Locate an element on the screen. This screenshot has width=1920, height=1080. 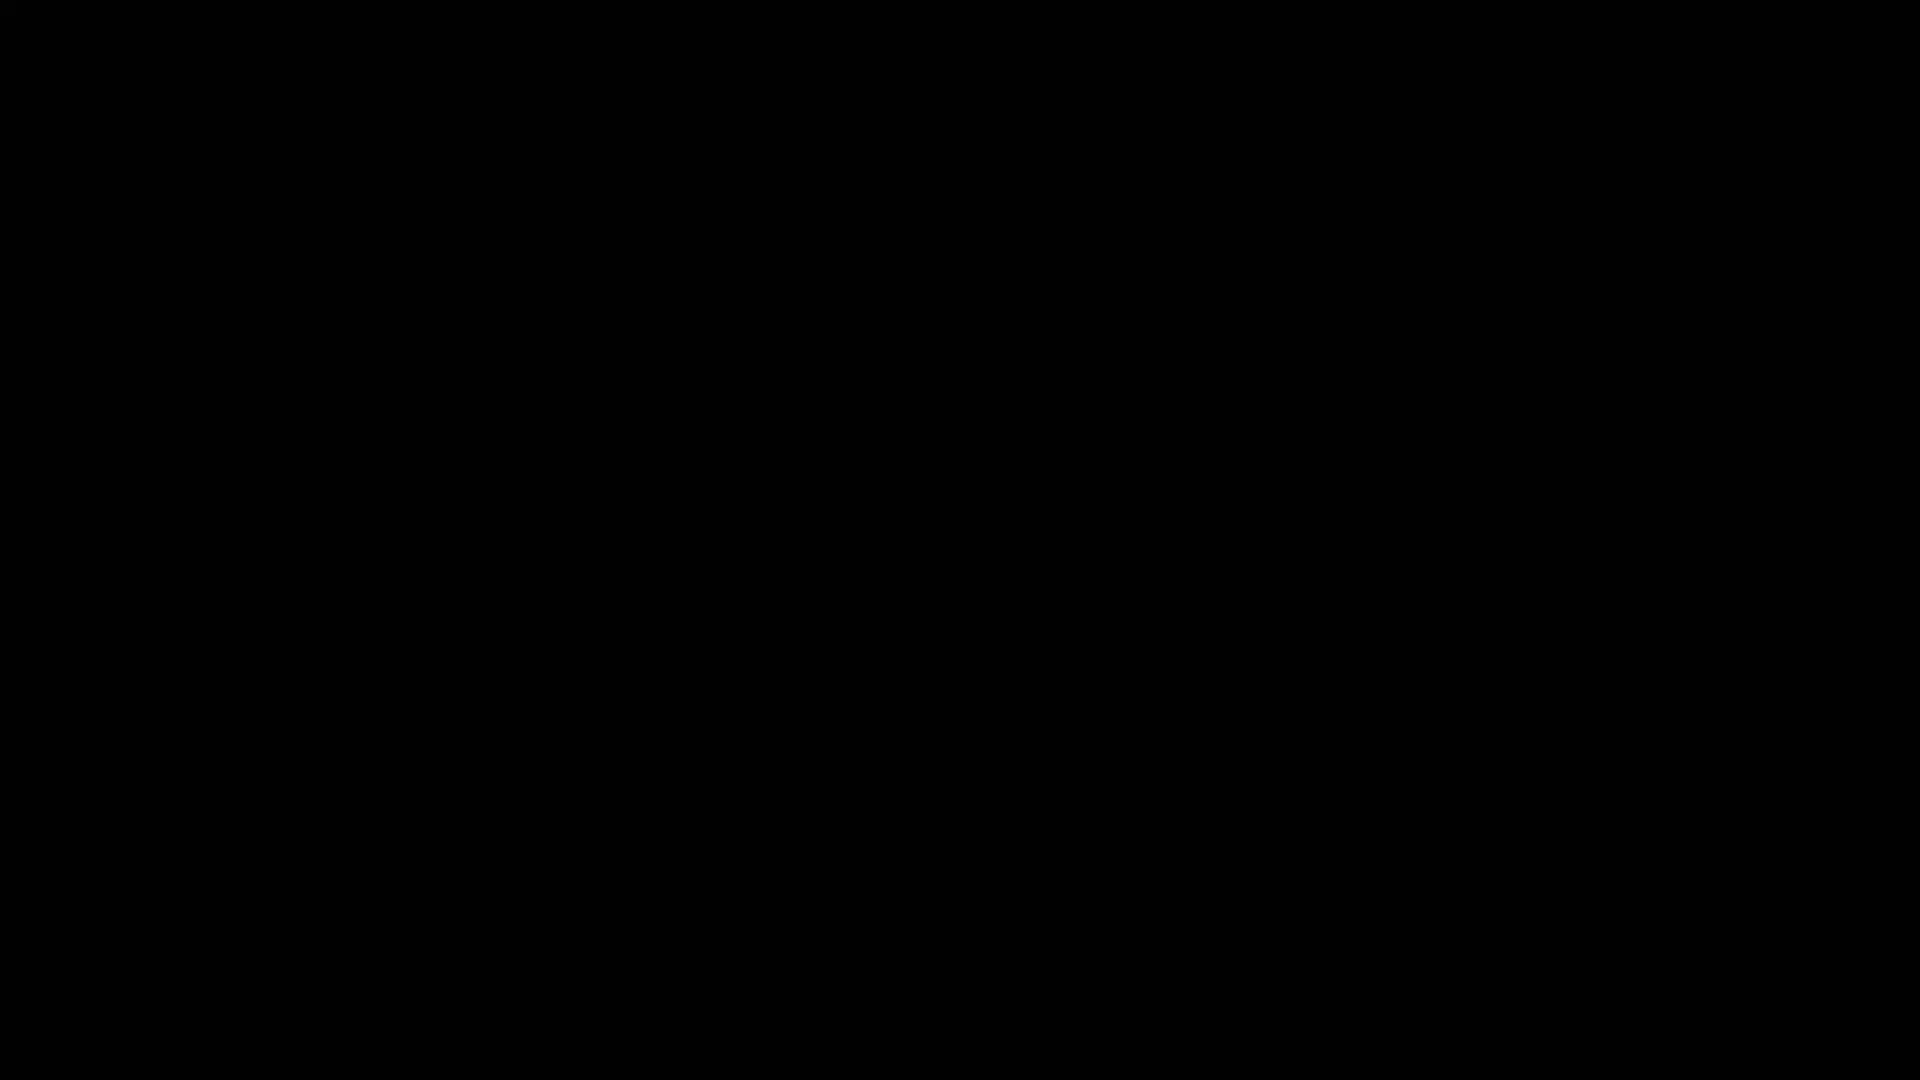
show more media controls is located at coordinates (1871, 1023).